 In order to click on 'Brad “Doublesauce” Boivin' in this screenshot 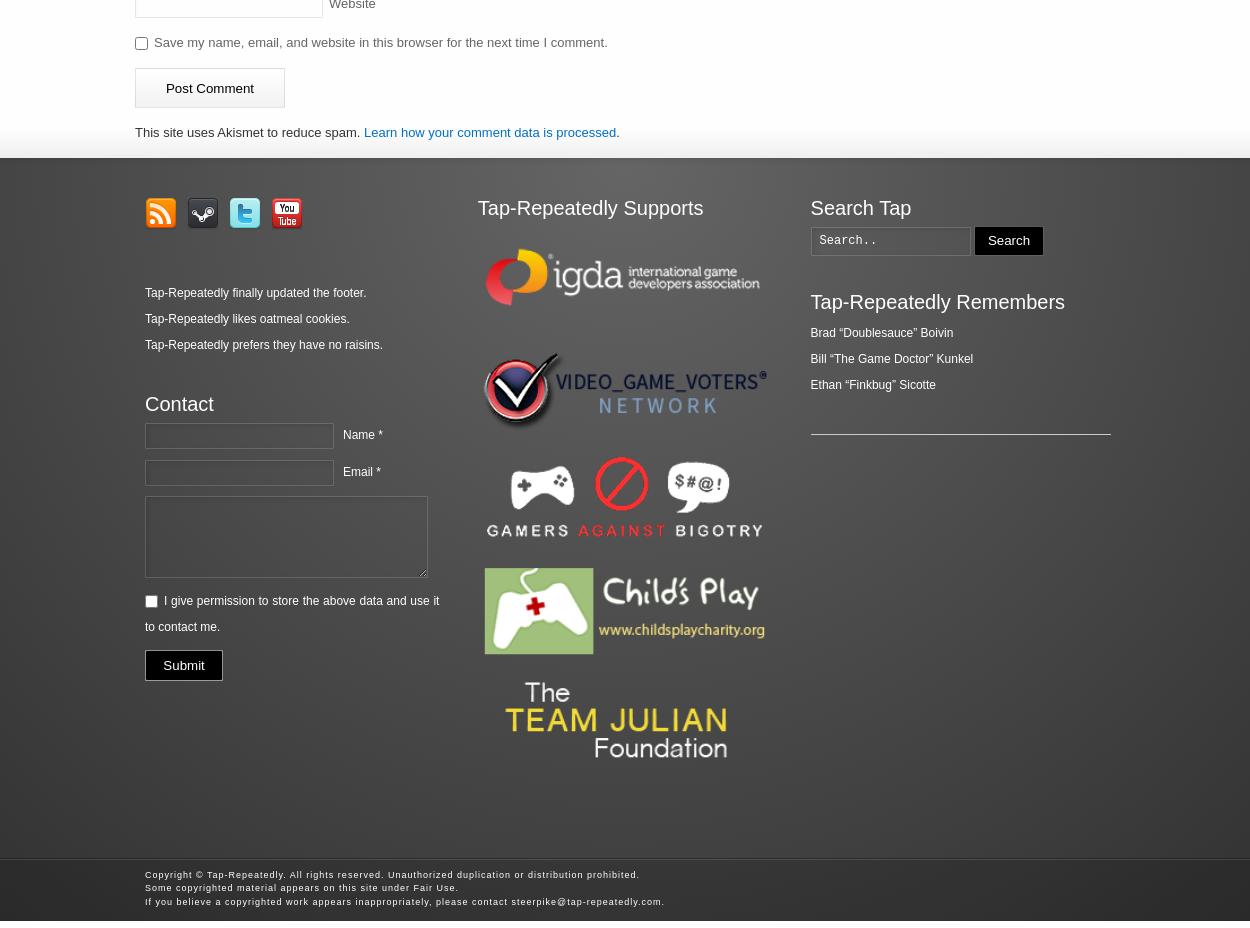, I will do `click(810, 331)`.